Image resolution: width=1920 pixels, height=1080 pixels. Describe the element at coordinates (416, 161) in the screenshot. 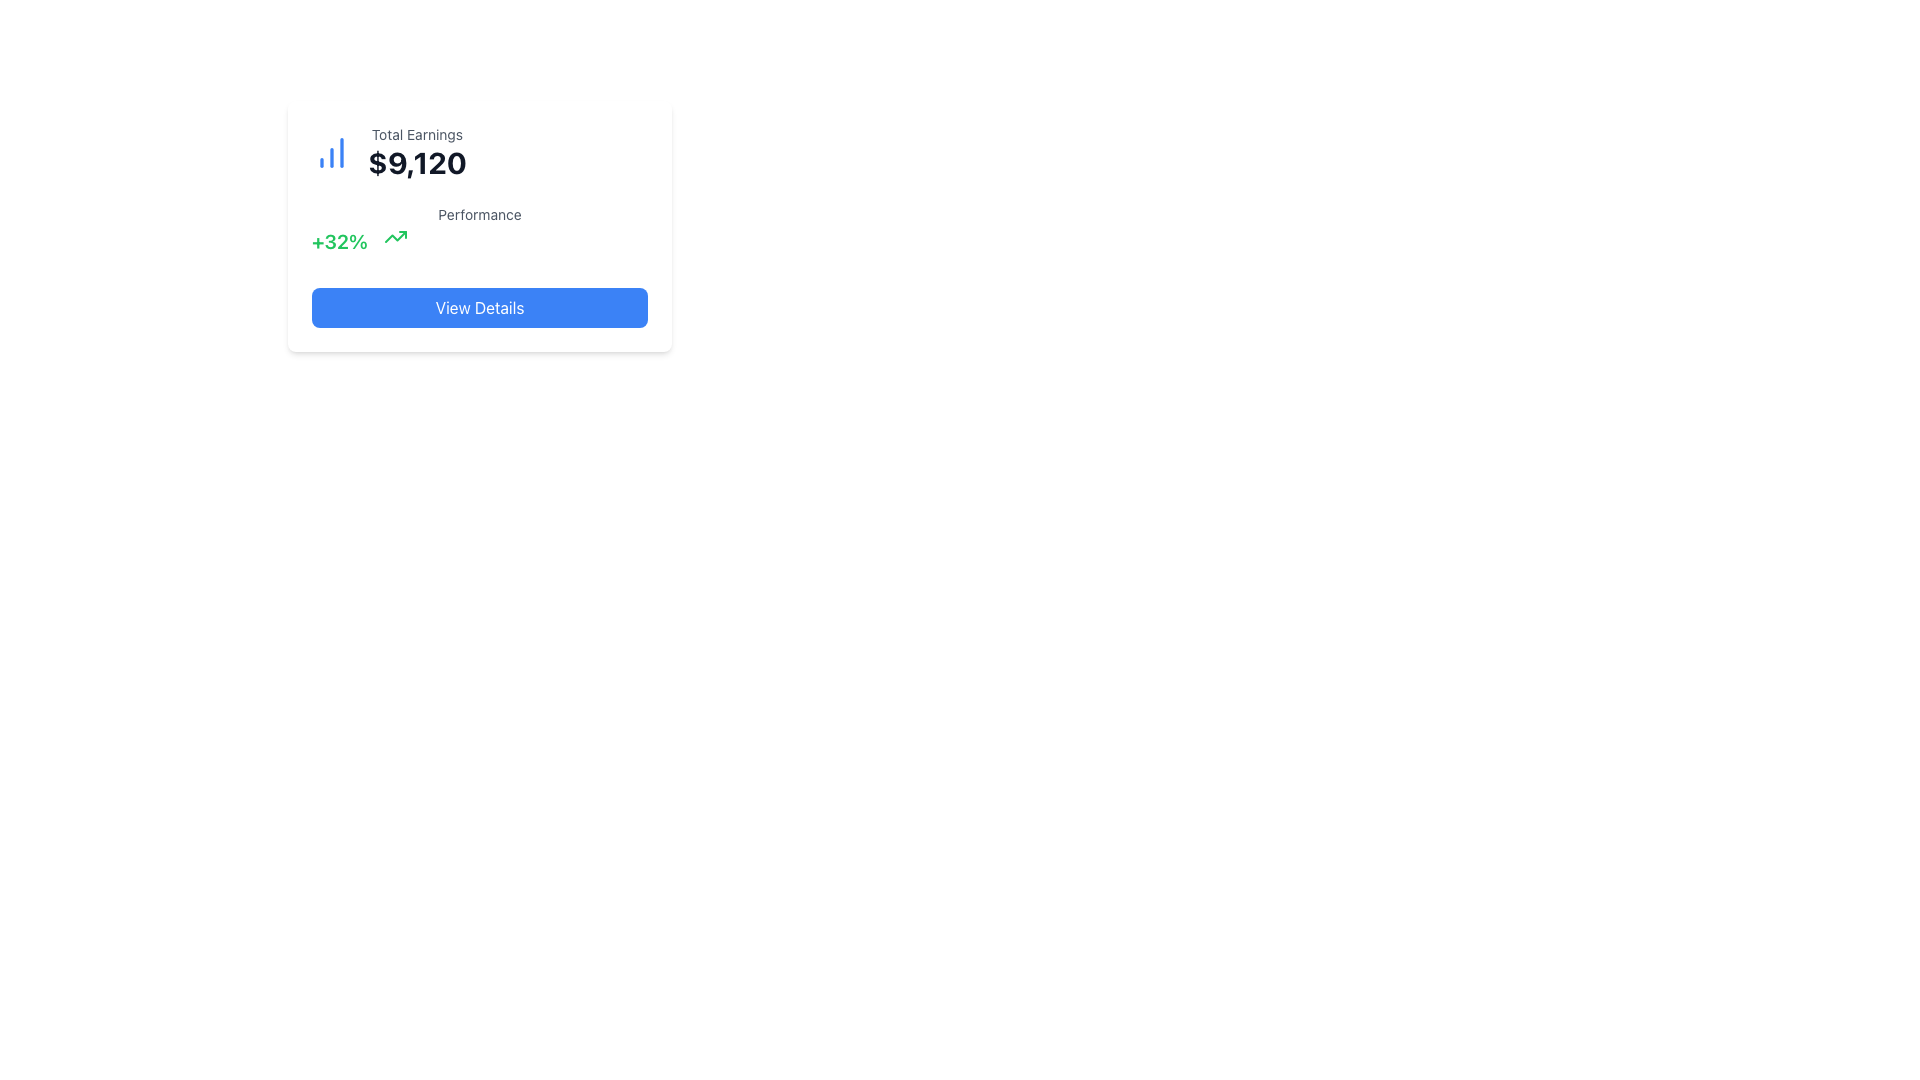

I see `the numeric Text Label displaying '$9,120', which is bold and large, located below the 'Total Earnings' label` at that location.